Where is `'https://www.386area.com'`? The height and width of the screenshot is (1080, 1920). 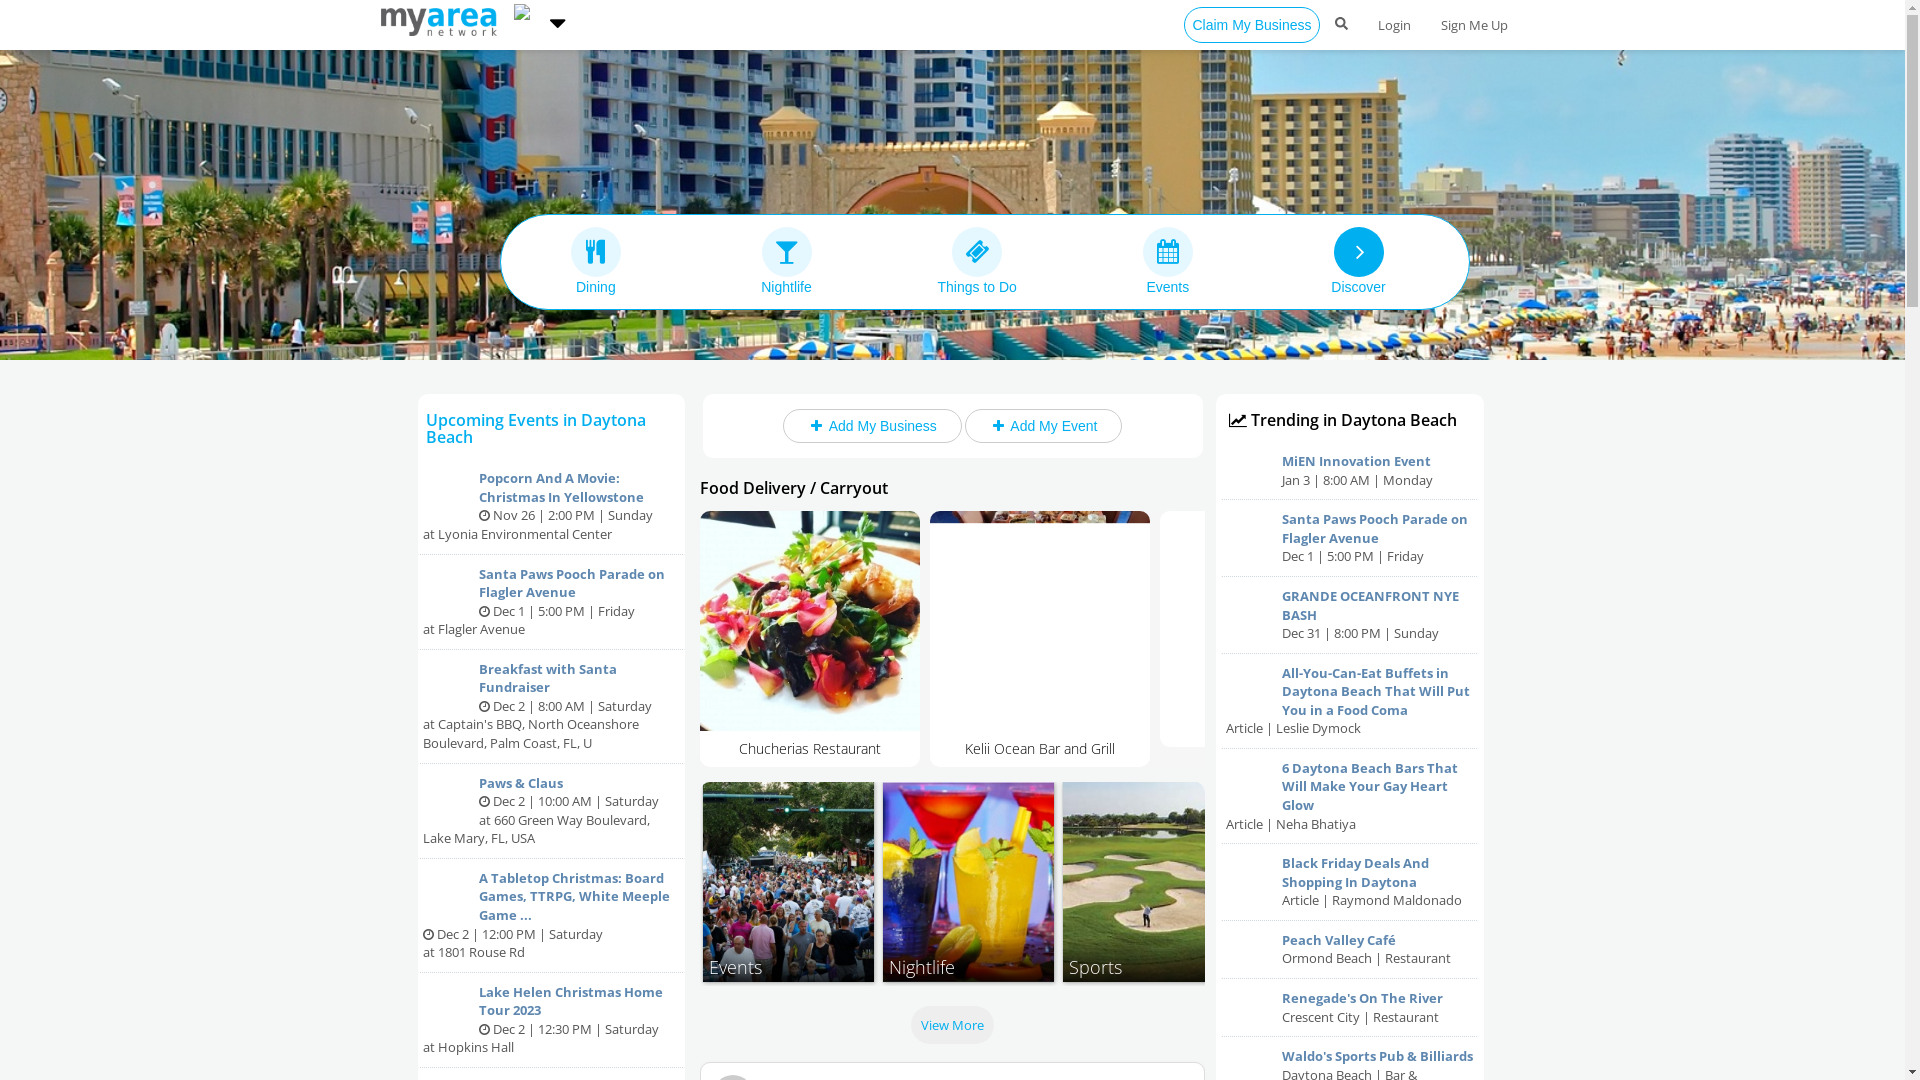 'https://www.386area.com' is located at coordinates (441, 19).